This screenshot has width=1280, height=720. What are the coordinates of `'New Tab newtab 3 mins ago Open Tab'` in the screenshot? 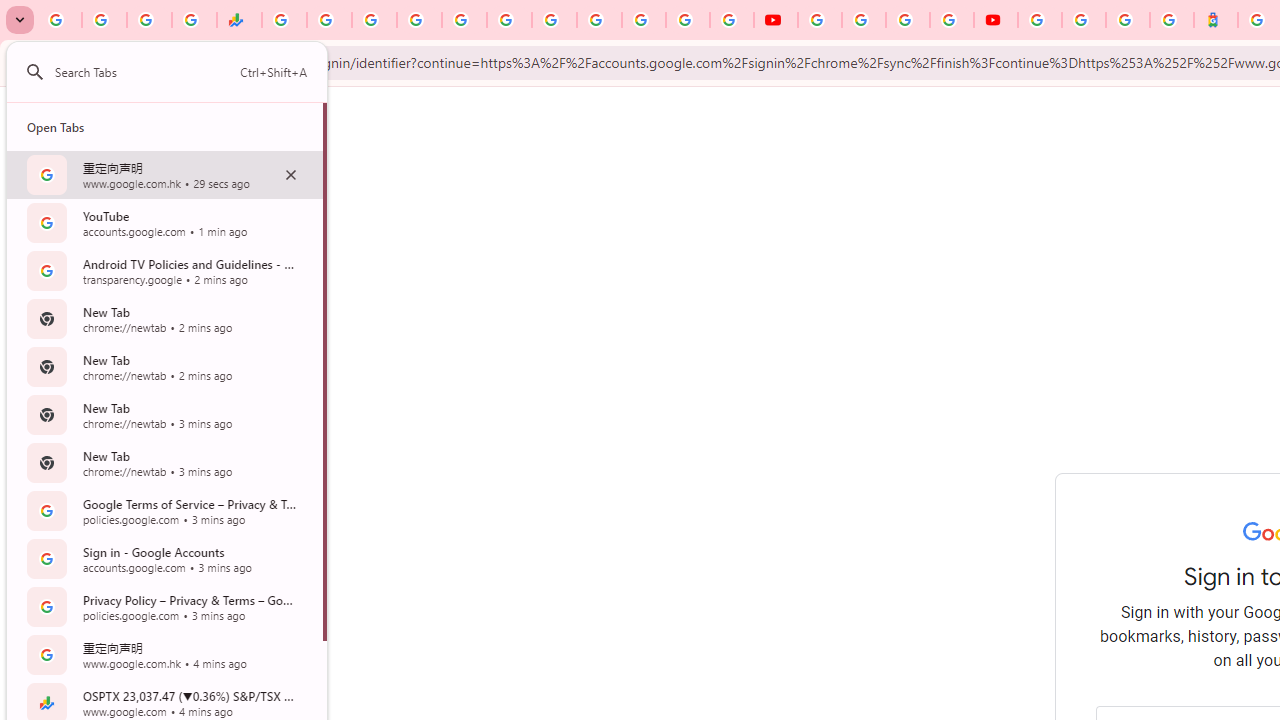 It's located at (164, 462).